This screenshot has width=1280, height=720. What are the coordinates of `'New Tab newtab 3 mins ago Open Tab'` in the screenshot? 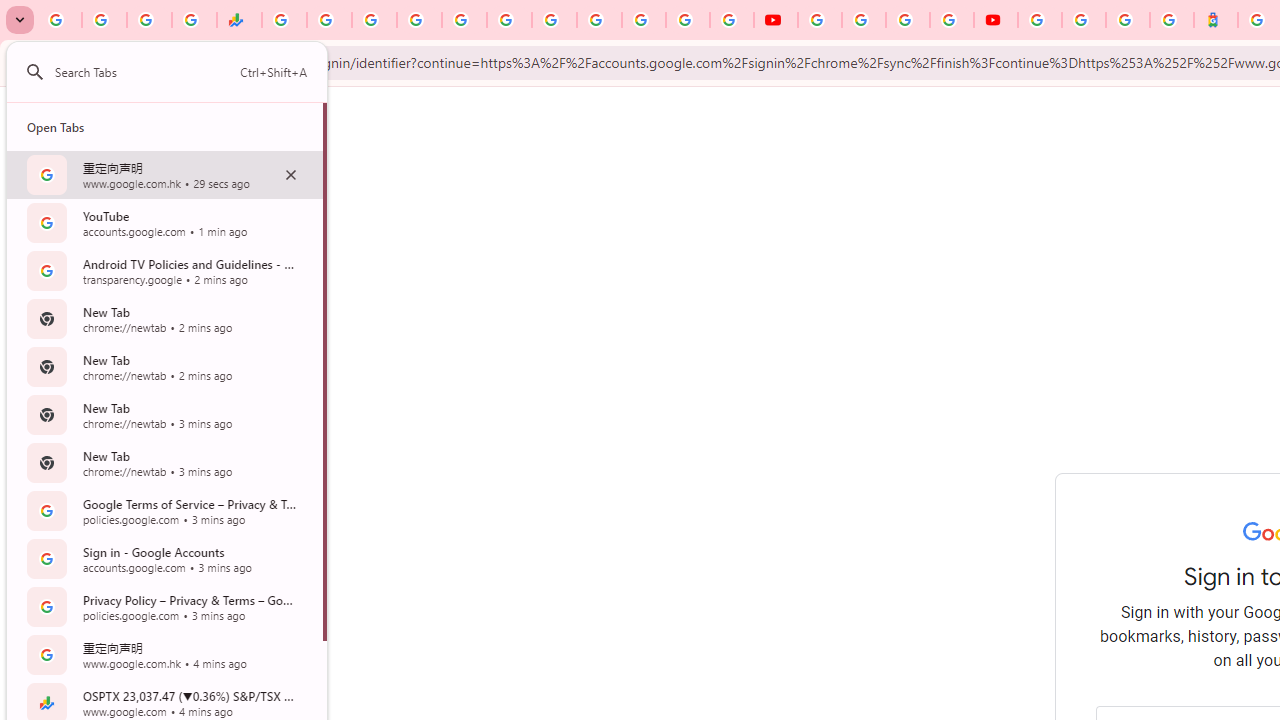 It's located at (164, 462).